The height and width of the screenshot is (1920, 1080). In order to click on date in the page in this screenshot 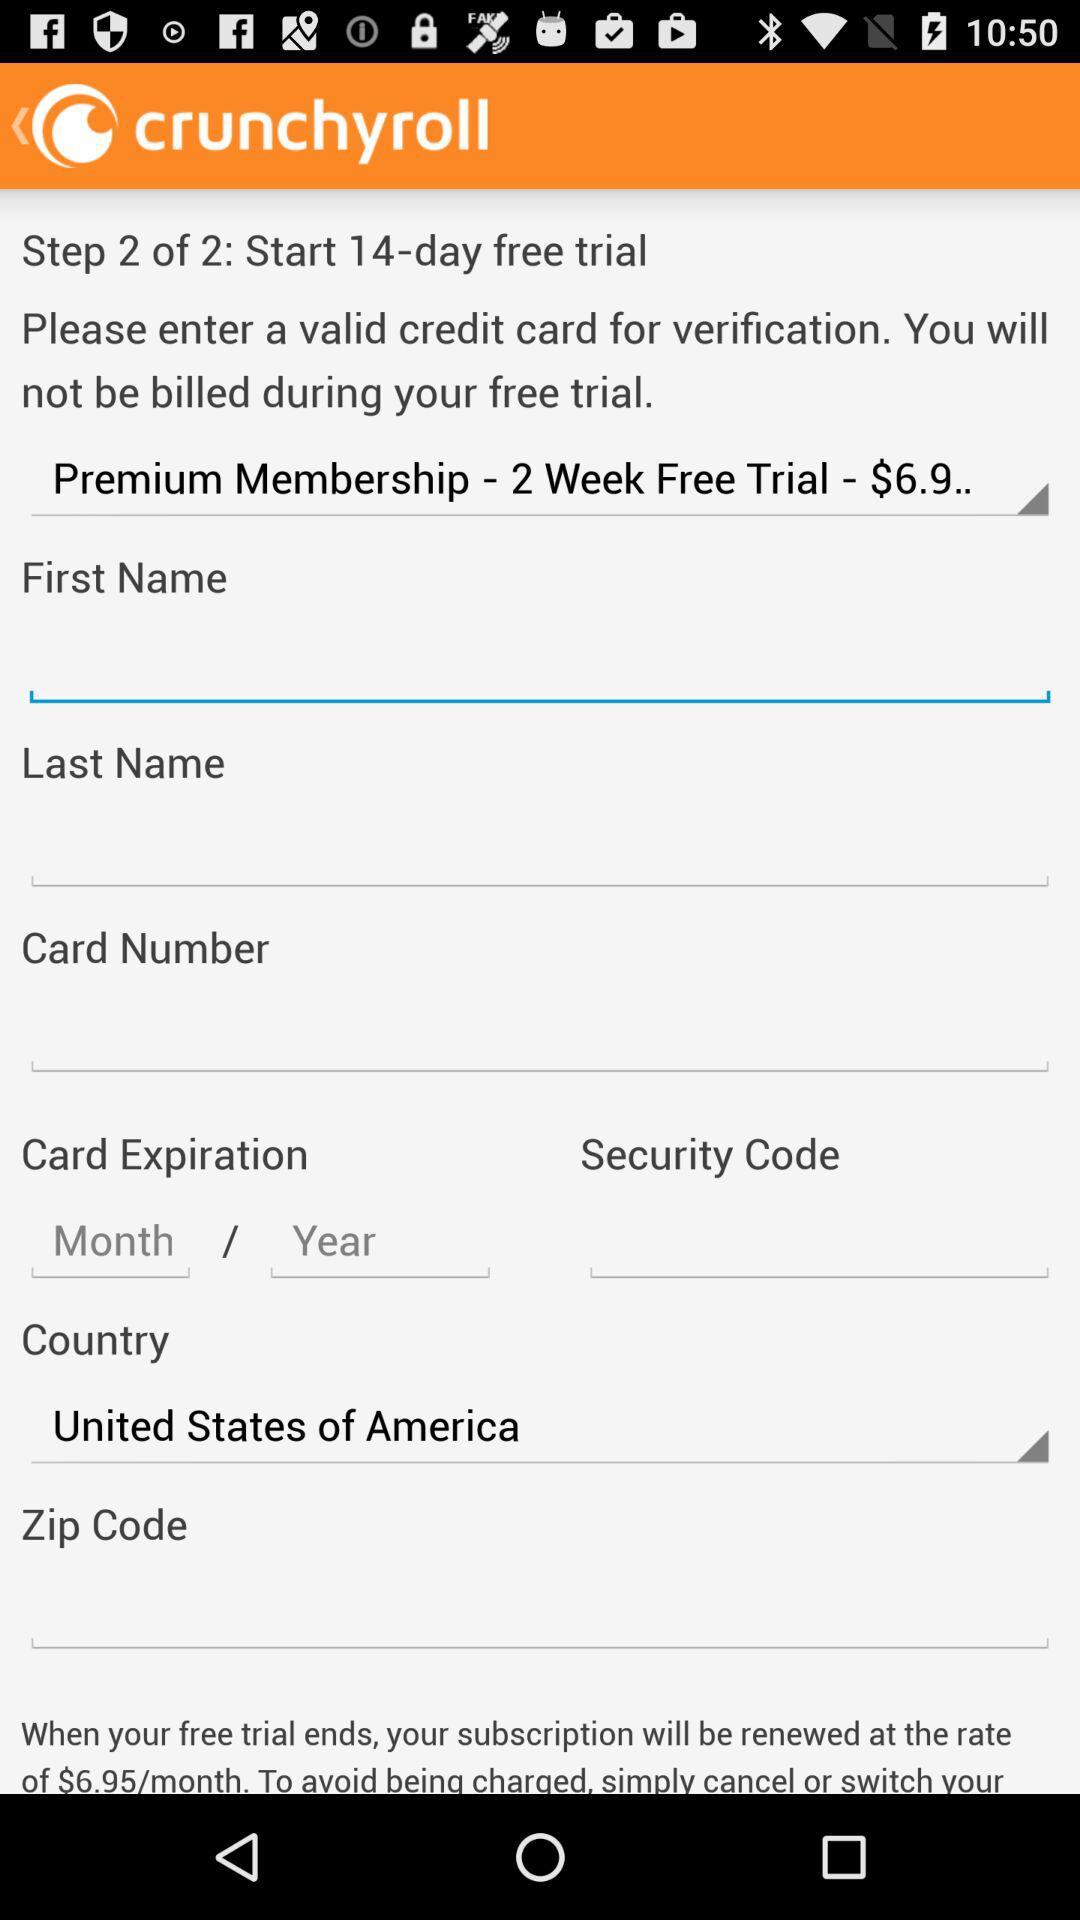, I will do `click(380, 1239)`.